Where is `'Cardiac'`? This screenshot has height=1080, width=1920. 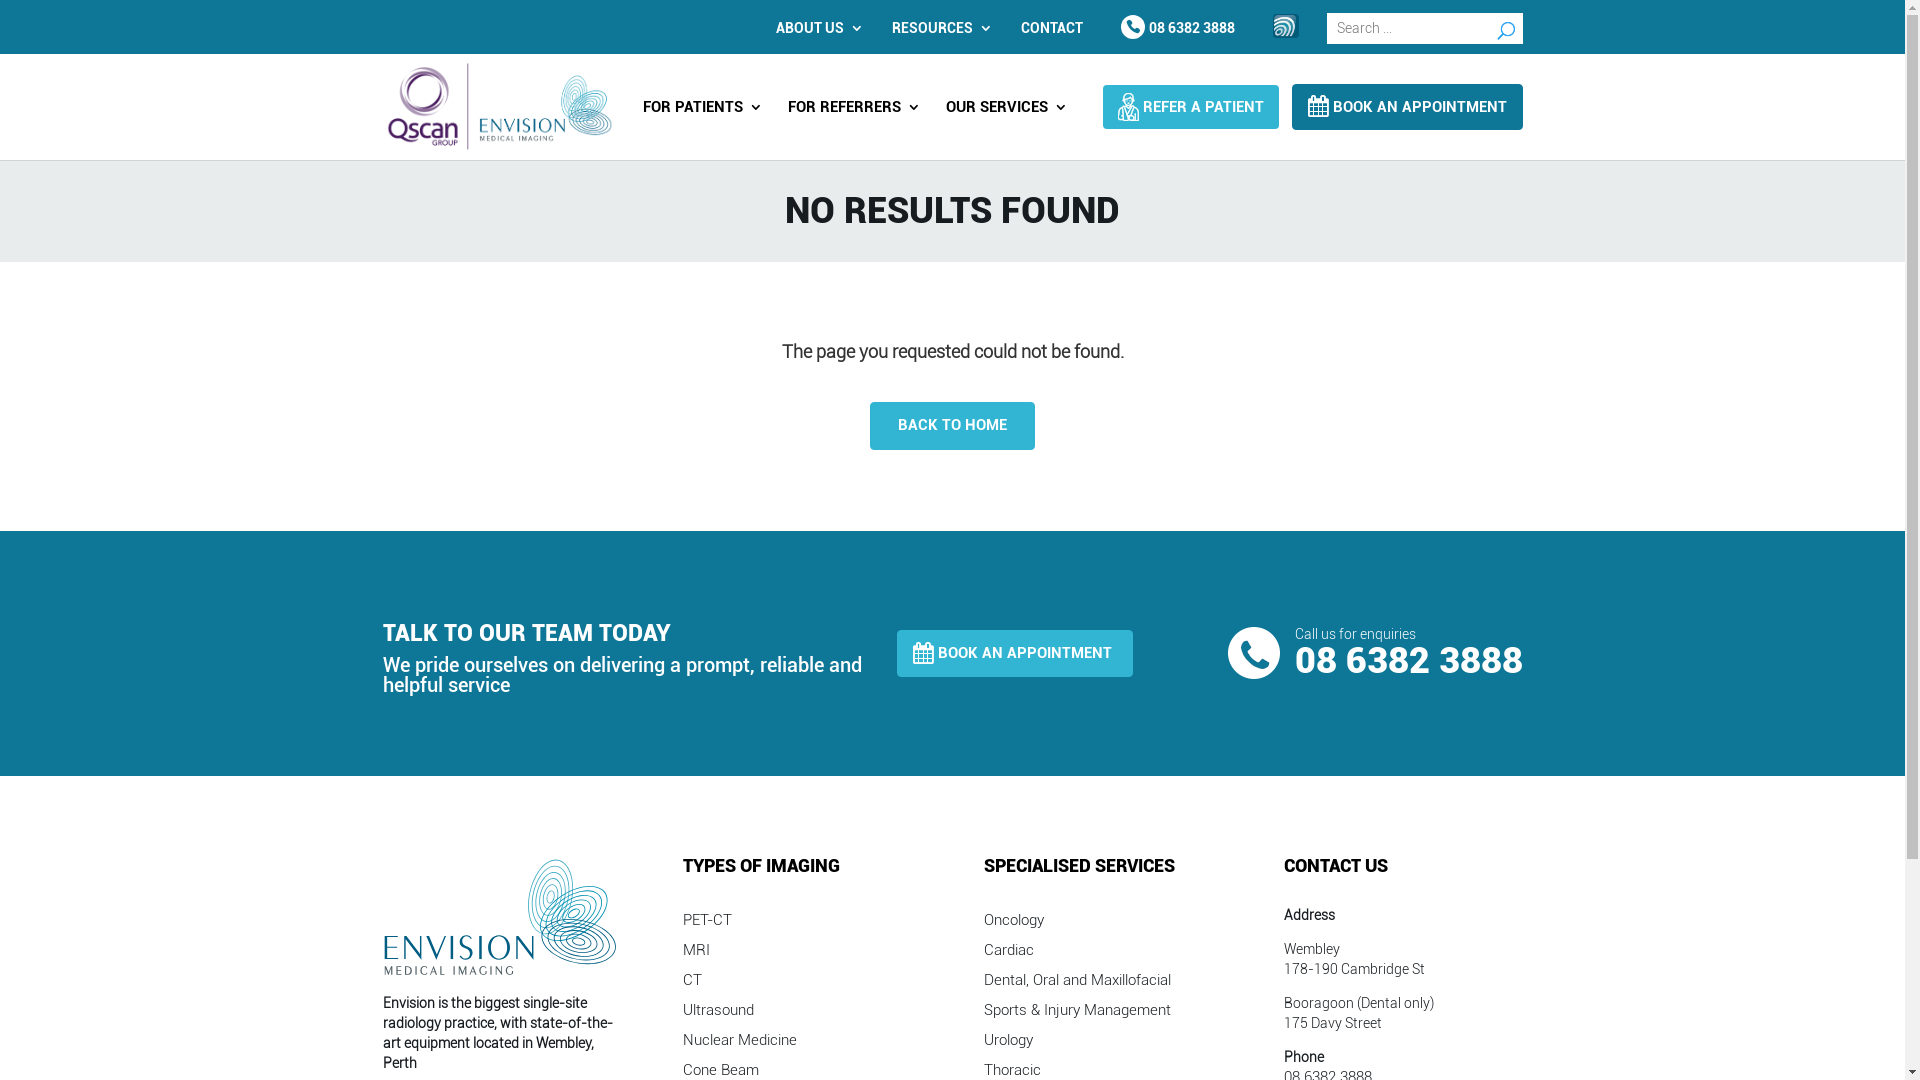
'Cardiac' is located at coordinates (1008, 952).